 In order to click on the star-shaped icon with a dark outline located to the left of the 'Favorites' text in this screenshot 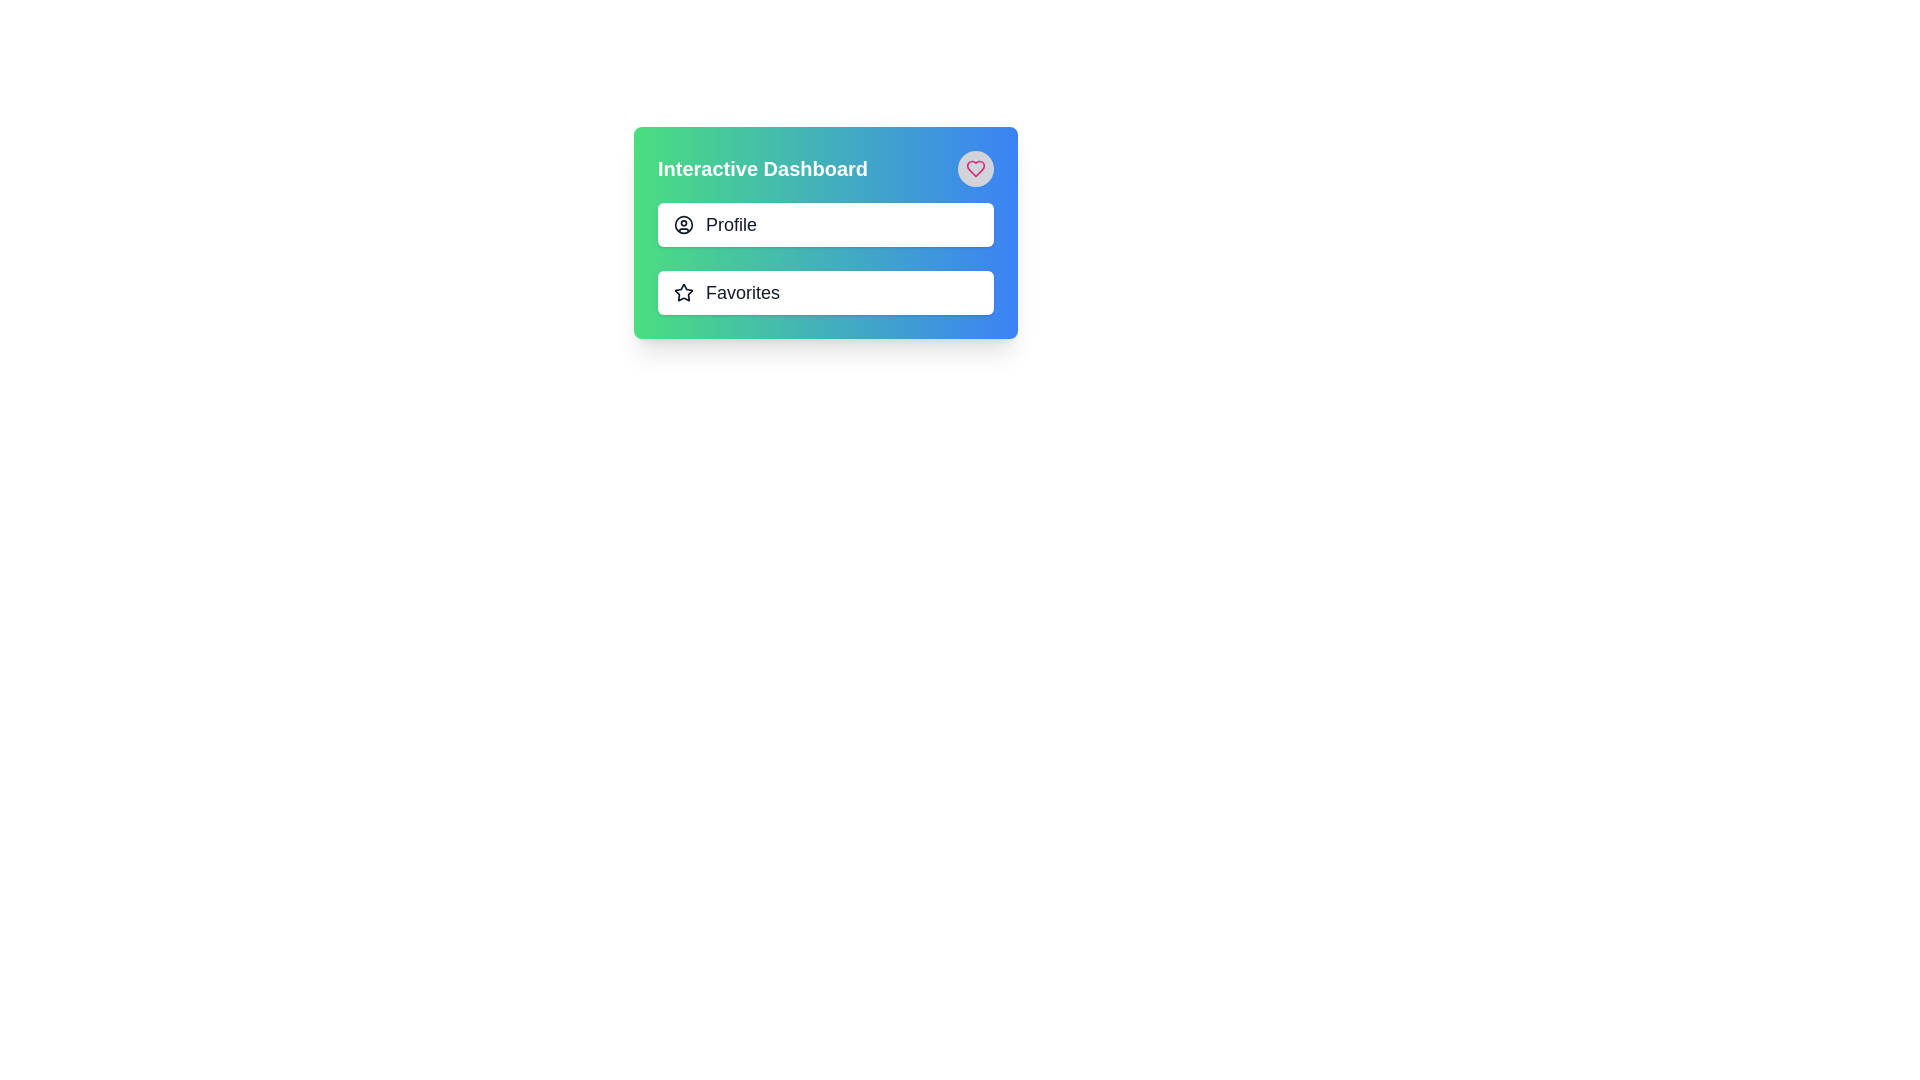, I will do `click(684, 293)`.